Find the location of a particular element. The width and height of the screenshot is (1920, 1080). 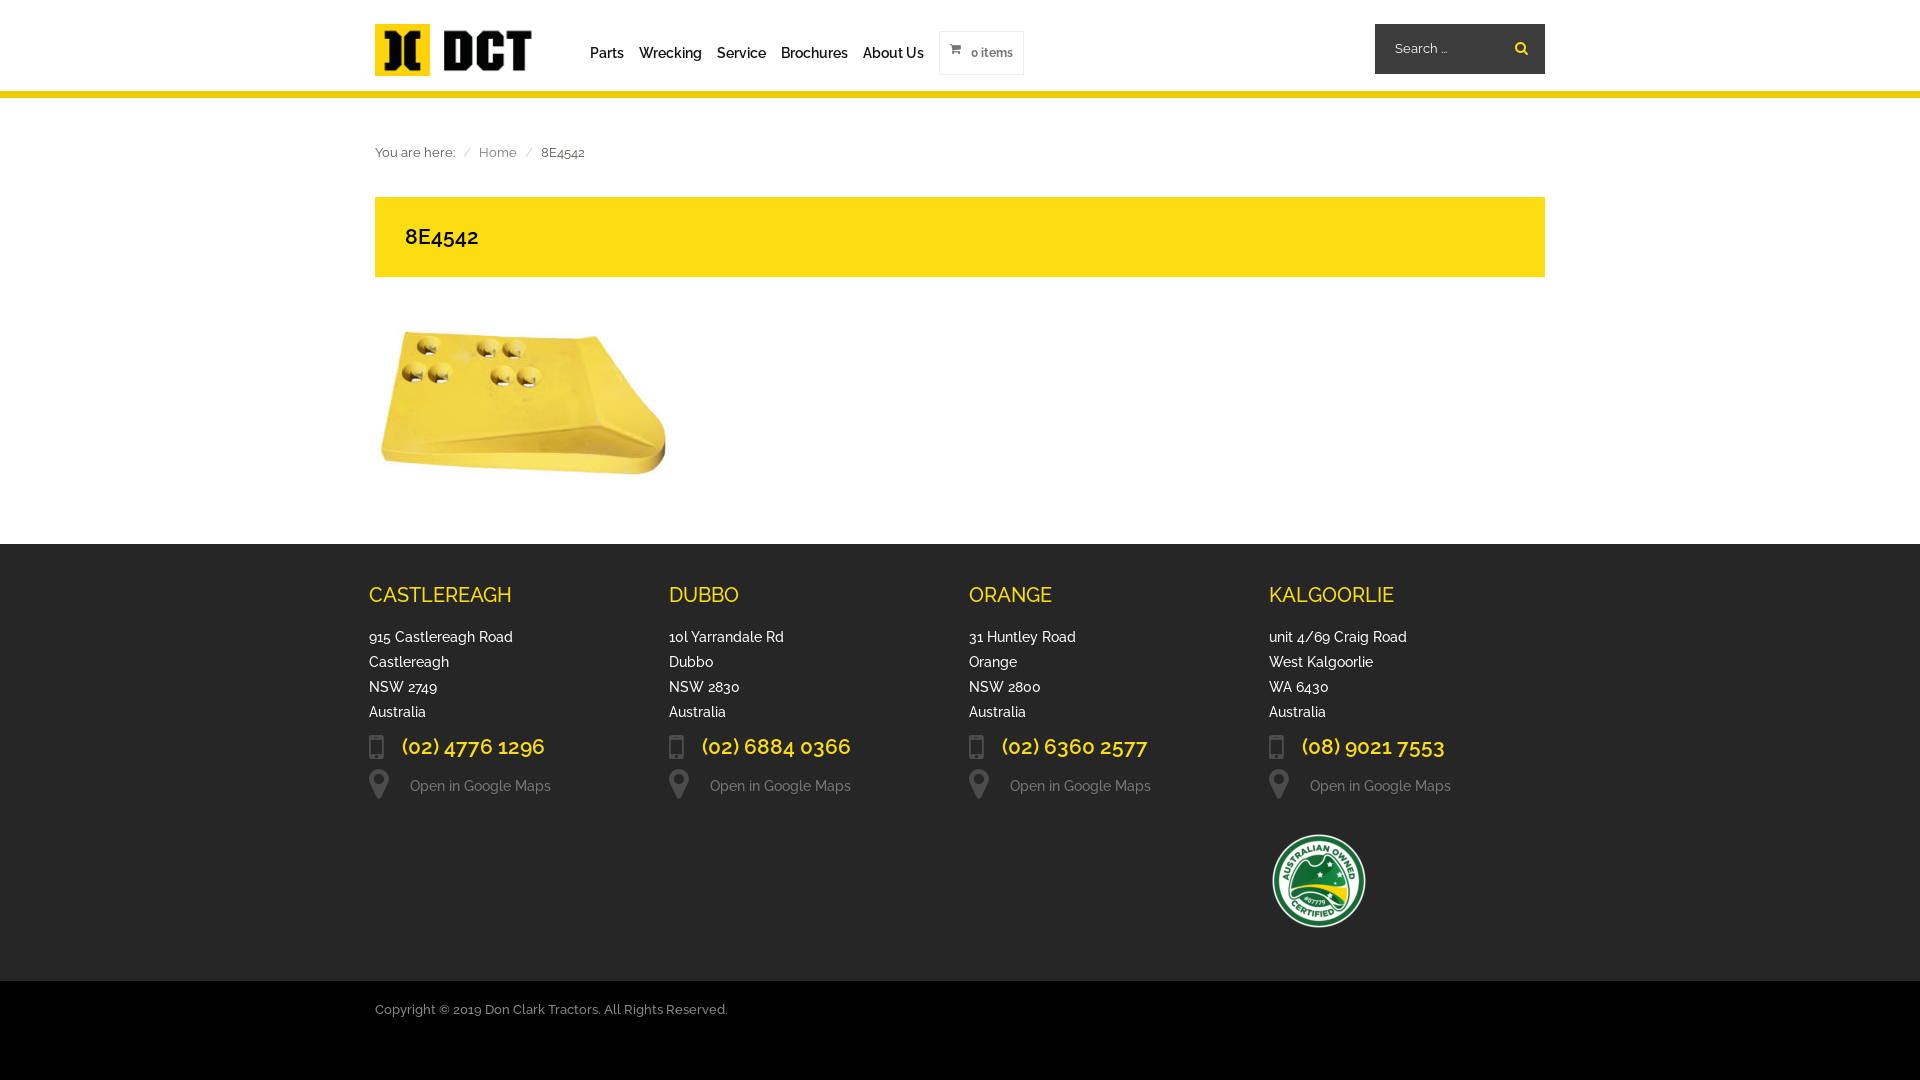

'Service' is located at coordinates (716, 52).